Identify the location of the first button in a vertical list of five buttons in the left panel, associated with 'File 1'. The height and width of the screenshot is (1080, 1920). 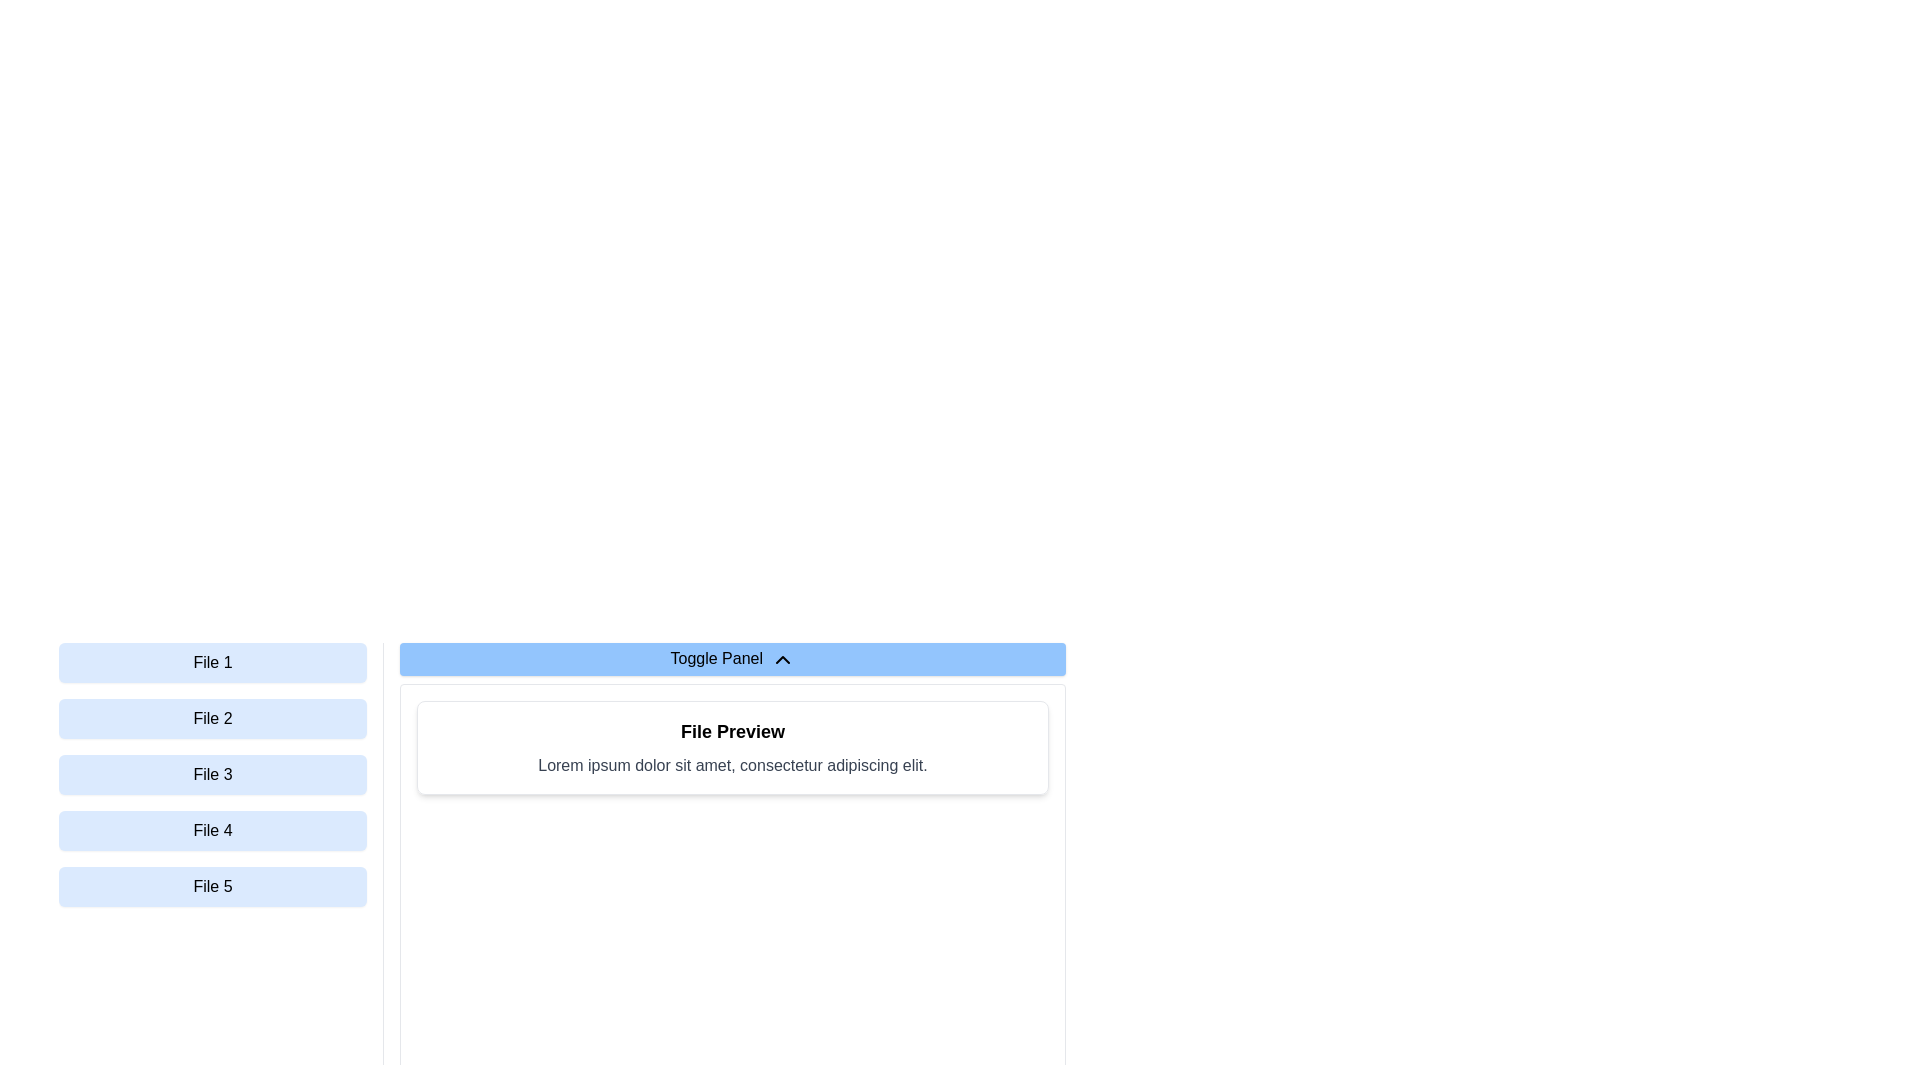
(212, 663).